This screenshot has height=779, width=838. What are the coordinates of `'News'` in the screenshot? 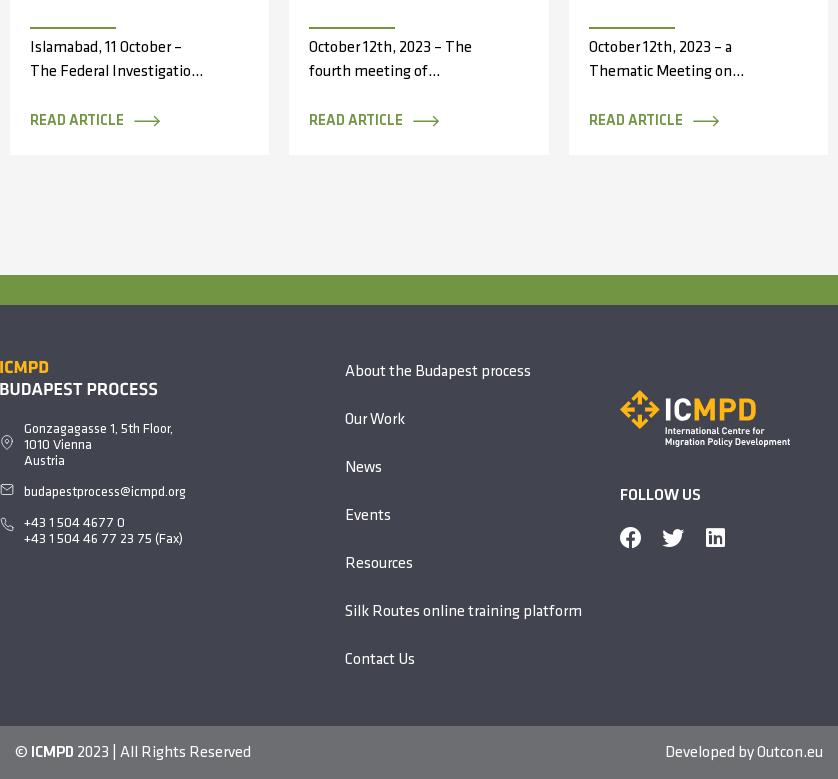 It's located at (362, 466).